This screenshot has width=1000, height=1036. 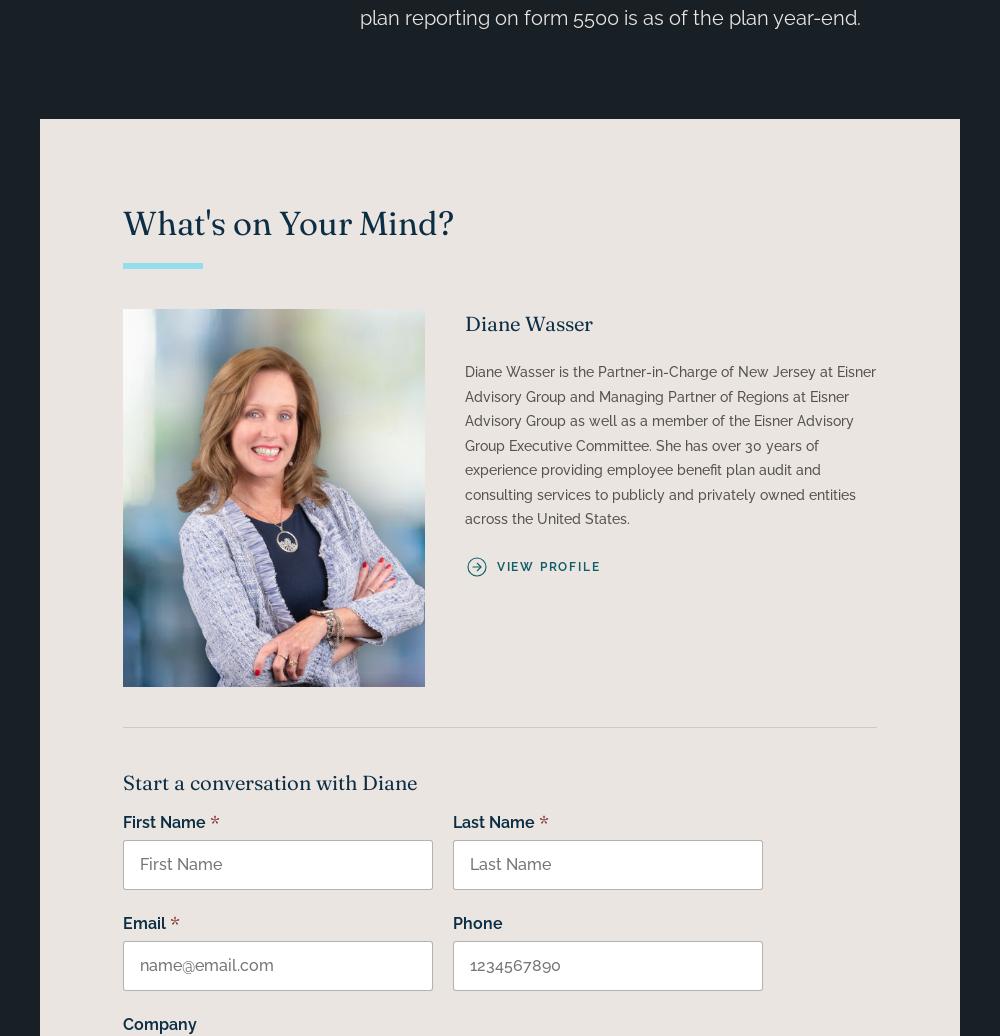 I want to click on 'First Name', so click(x=163, y=821).